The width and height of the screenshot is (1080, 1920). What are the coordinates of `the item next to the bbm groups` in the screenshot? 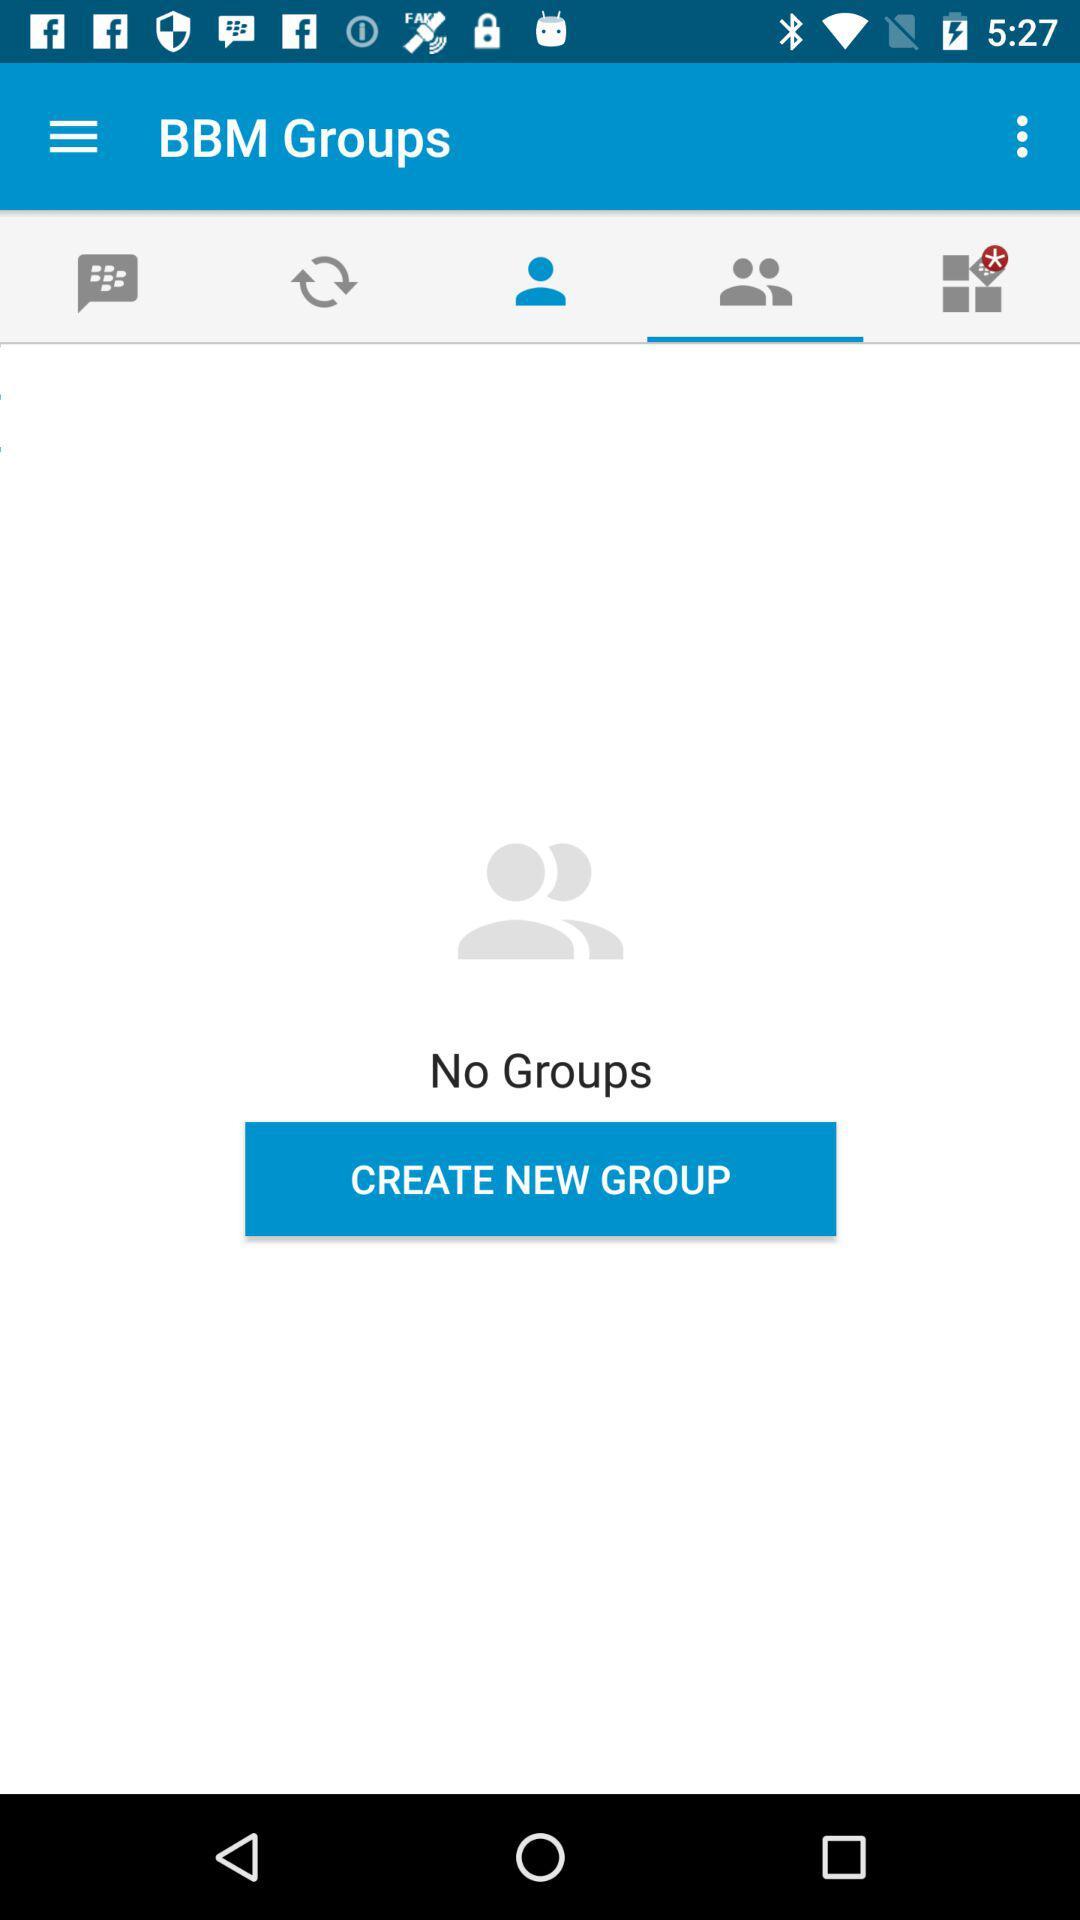 It's located at (72, 135).